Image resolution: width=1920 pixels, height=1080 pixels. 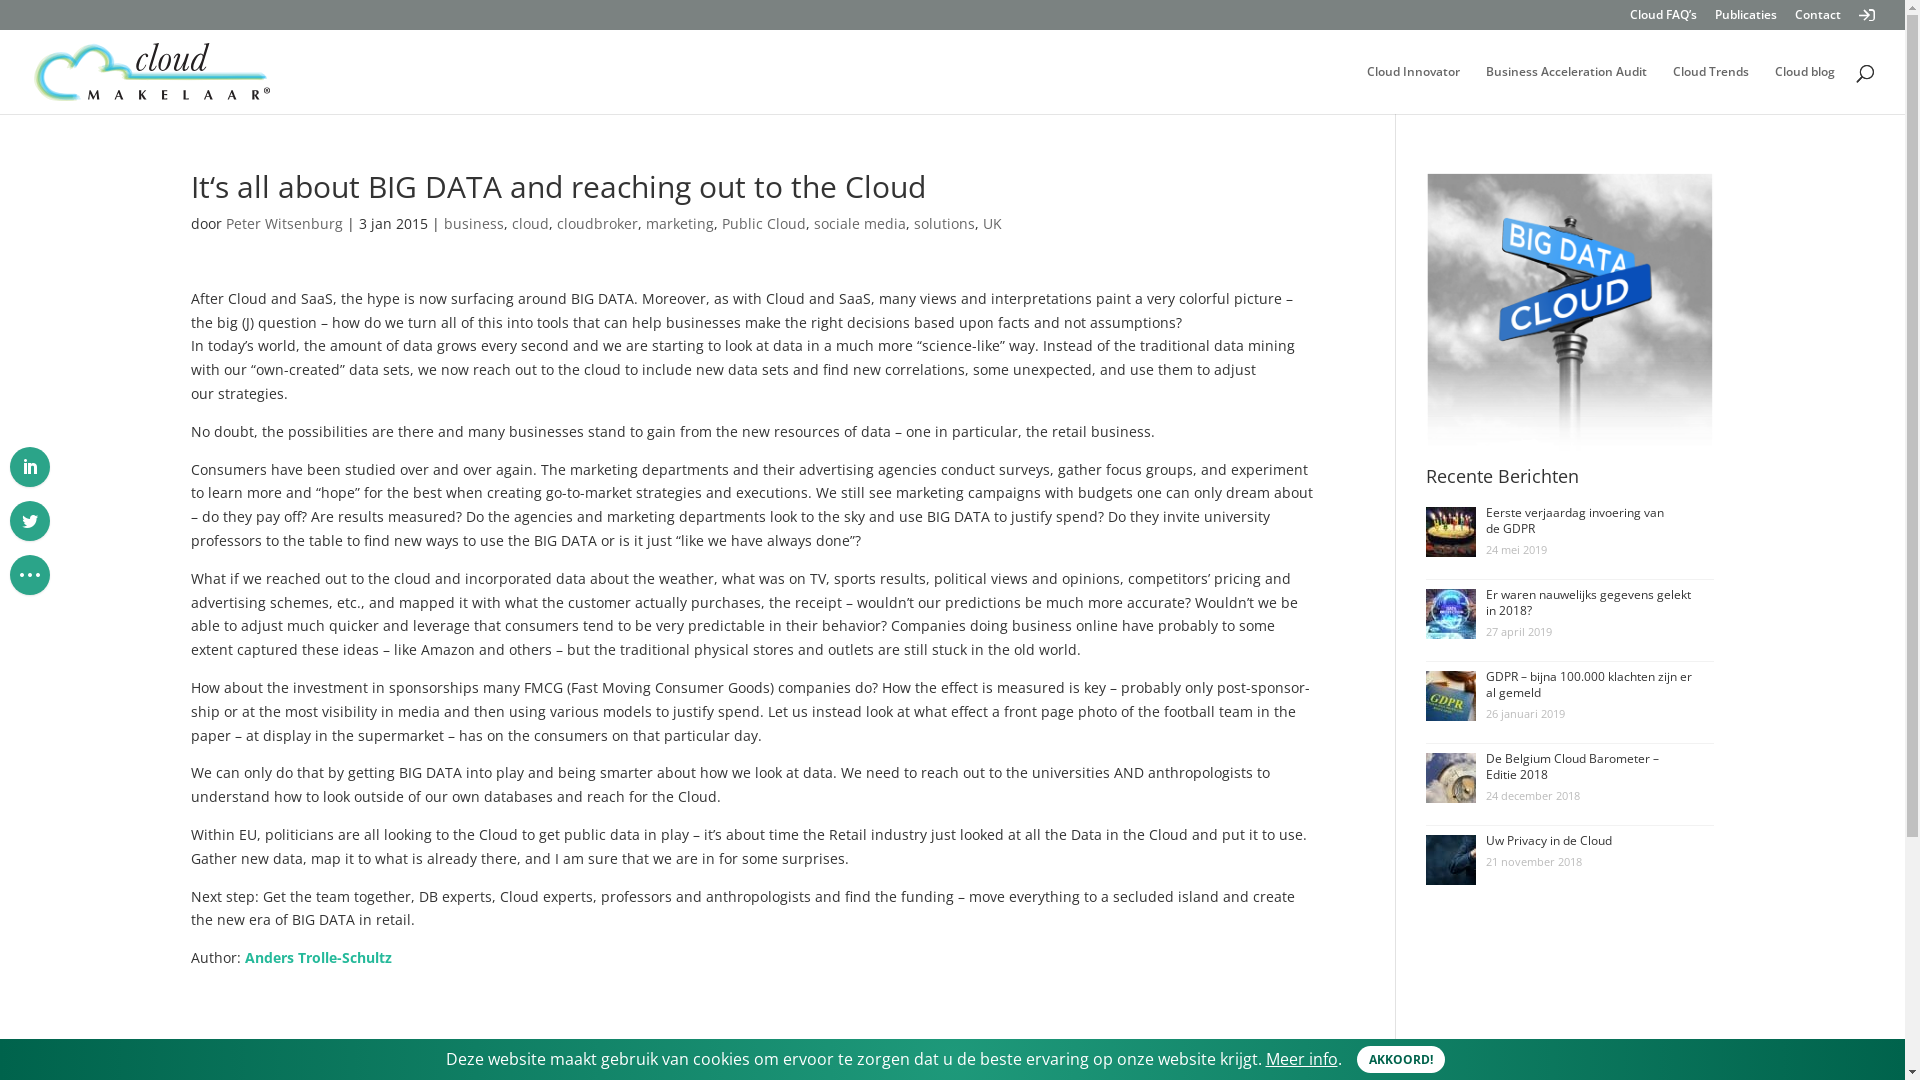 What do you see at coordinates (283, 223) in the screenshot?
I see `'Peter Witsenburg'` at bounding box center [283, 223].